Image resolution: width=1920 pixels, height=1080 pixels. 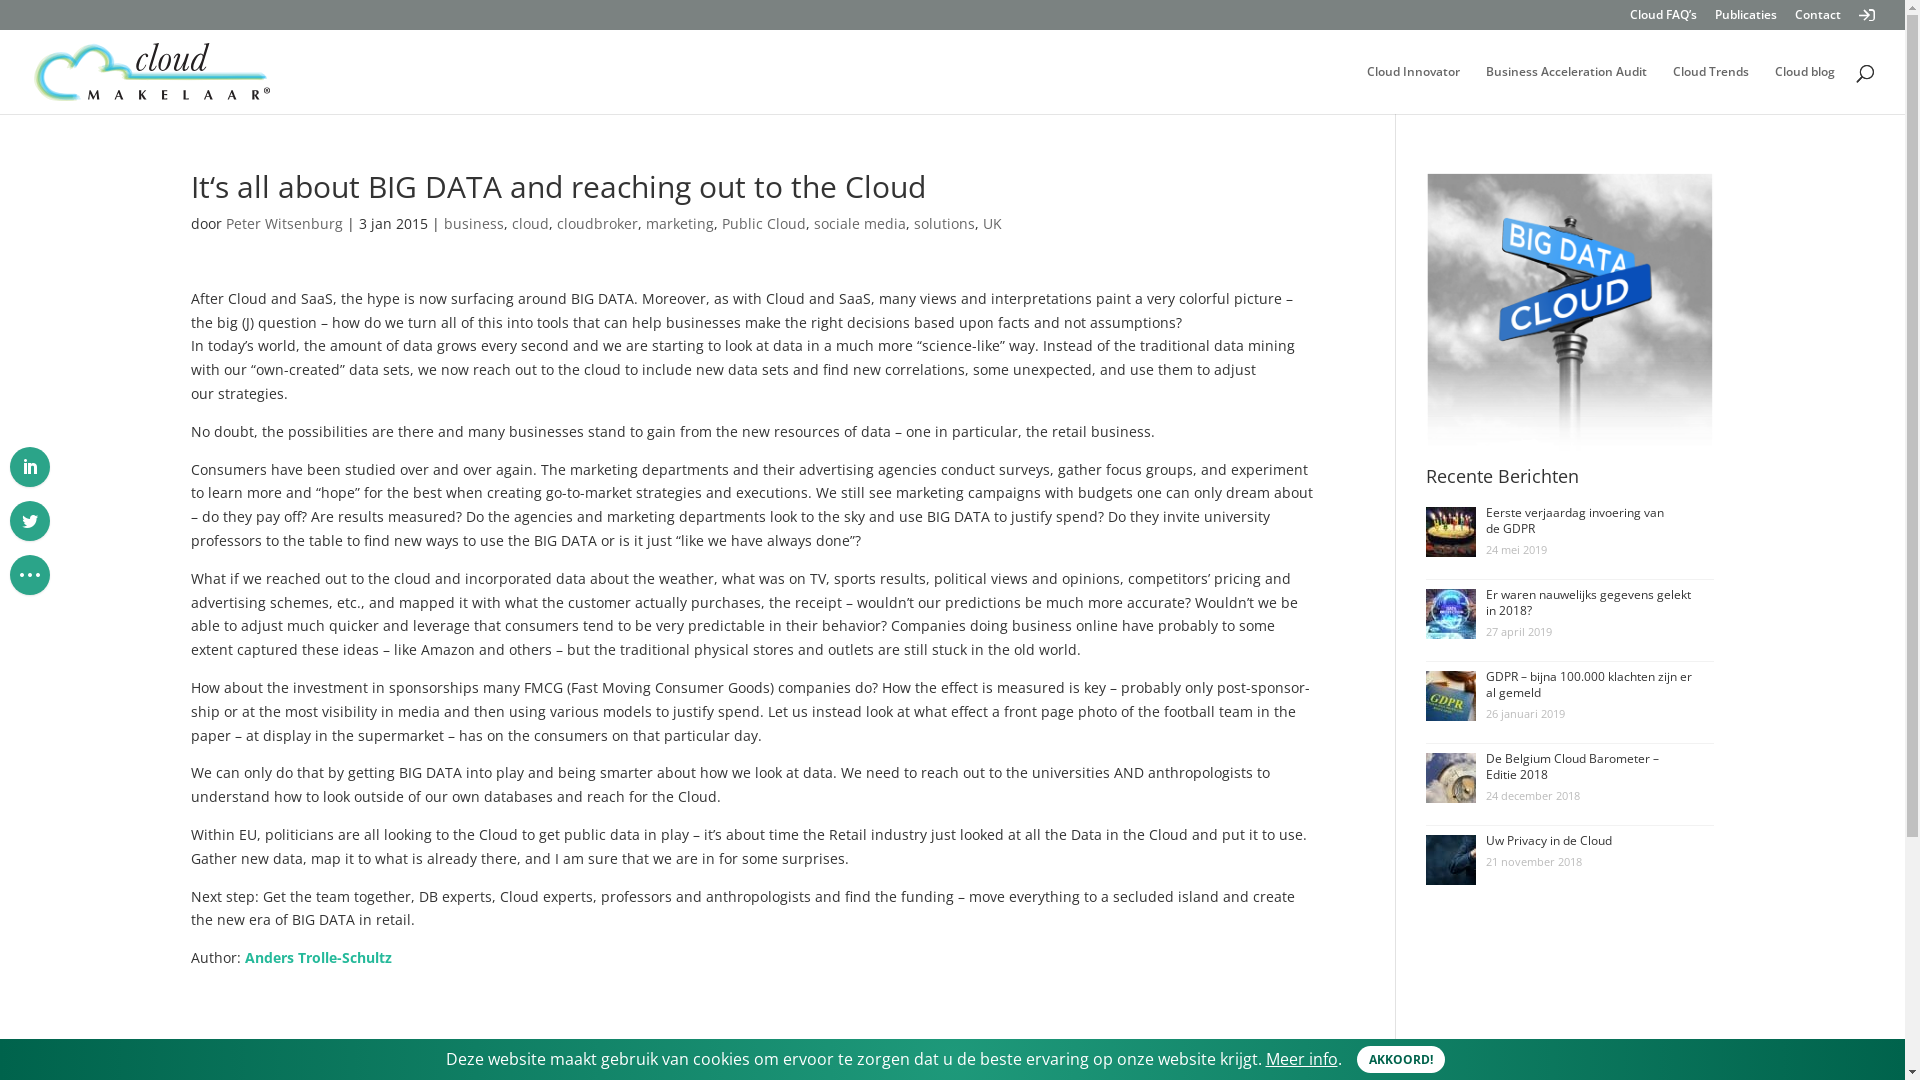 What do you see at coordinates (283, 223) in the screenshot?
I see `'Peter Witsenburg'` at bounding box center [283, 223].